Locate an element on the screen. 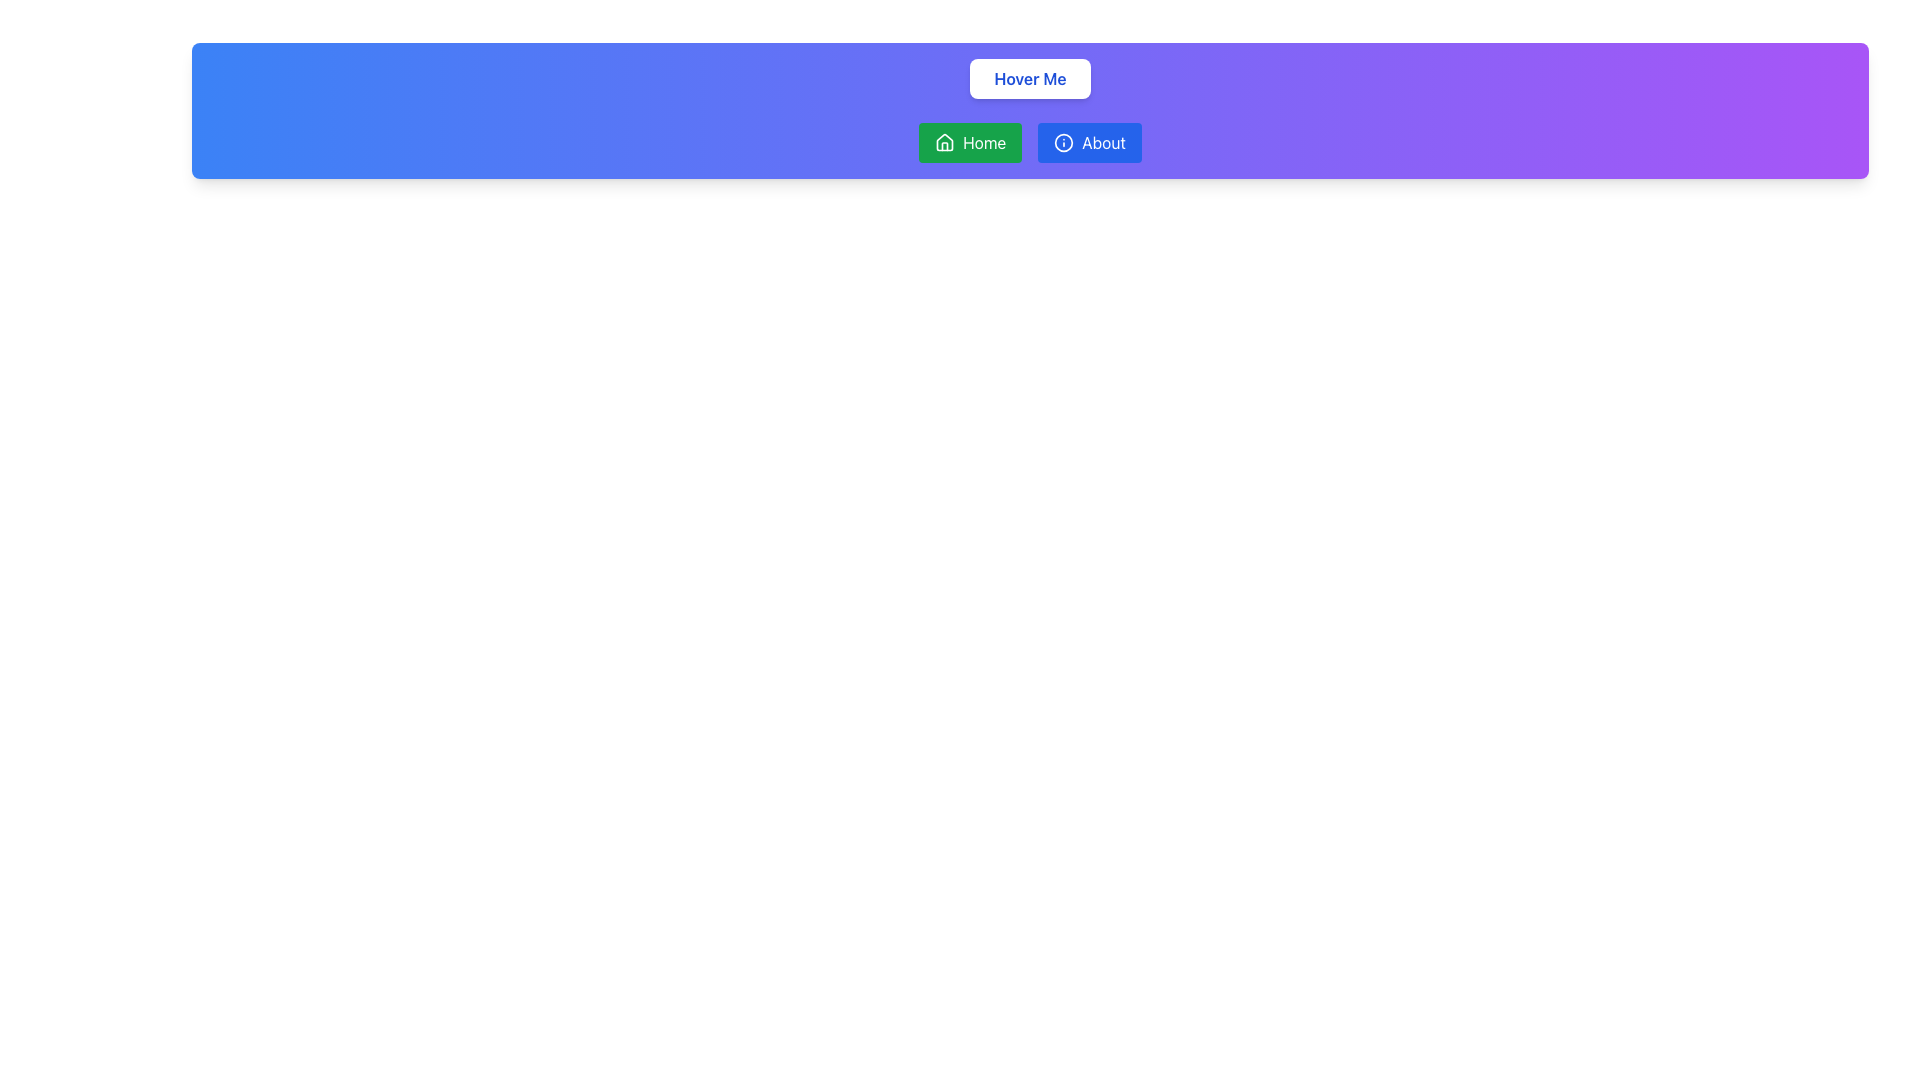 The width and height of the screenshot is (1920, 1080). the SVG icon that accompanies the 'About' text, located in the horizontal navigation bar to the right of the 'Home' button is located at coordinates (1063, 141).